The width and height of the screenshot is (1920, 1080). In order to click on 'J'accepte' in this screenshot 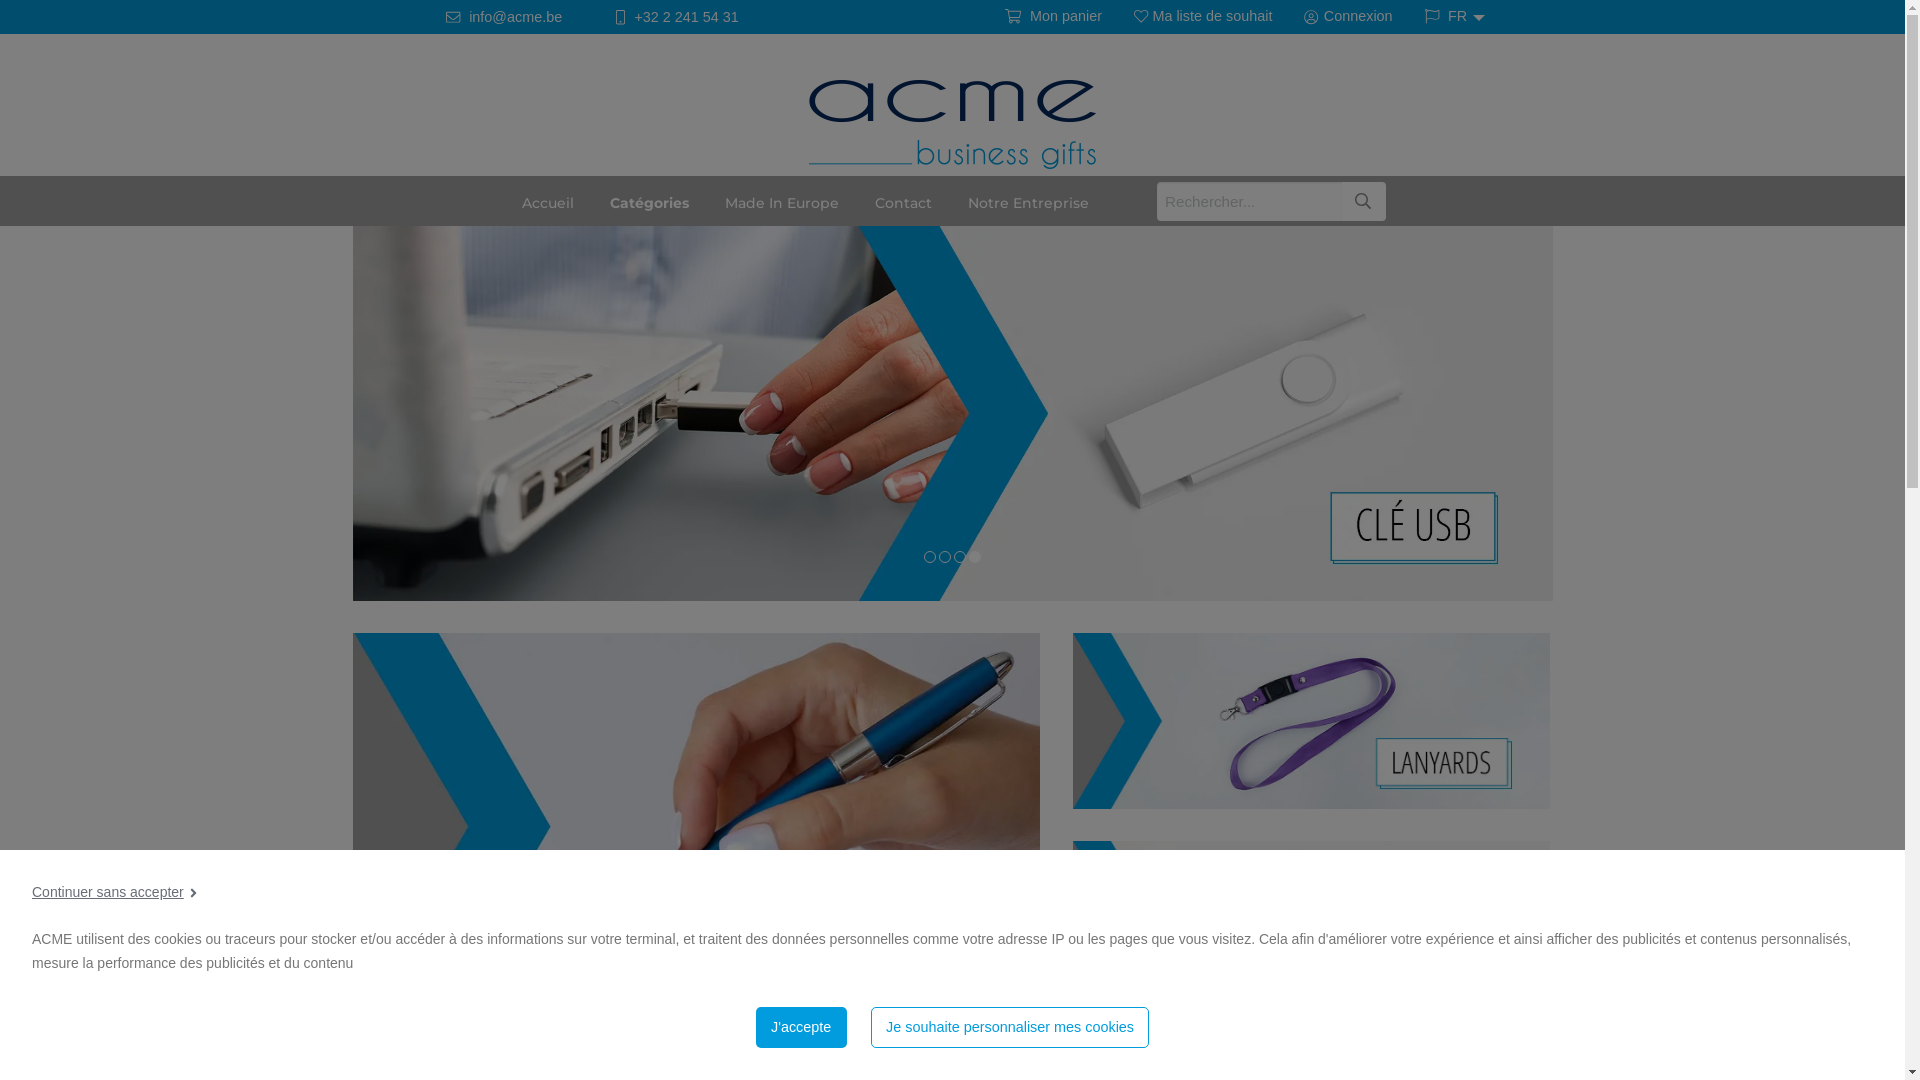, I will do `click(754, 1027)`.